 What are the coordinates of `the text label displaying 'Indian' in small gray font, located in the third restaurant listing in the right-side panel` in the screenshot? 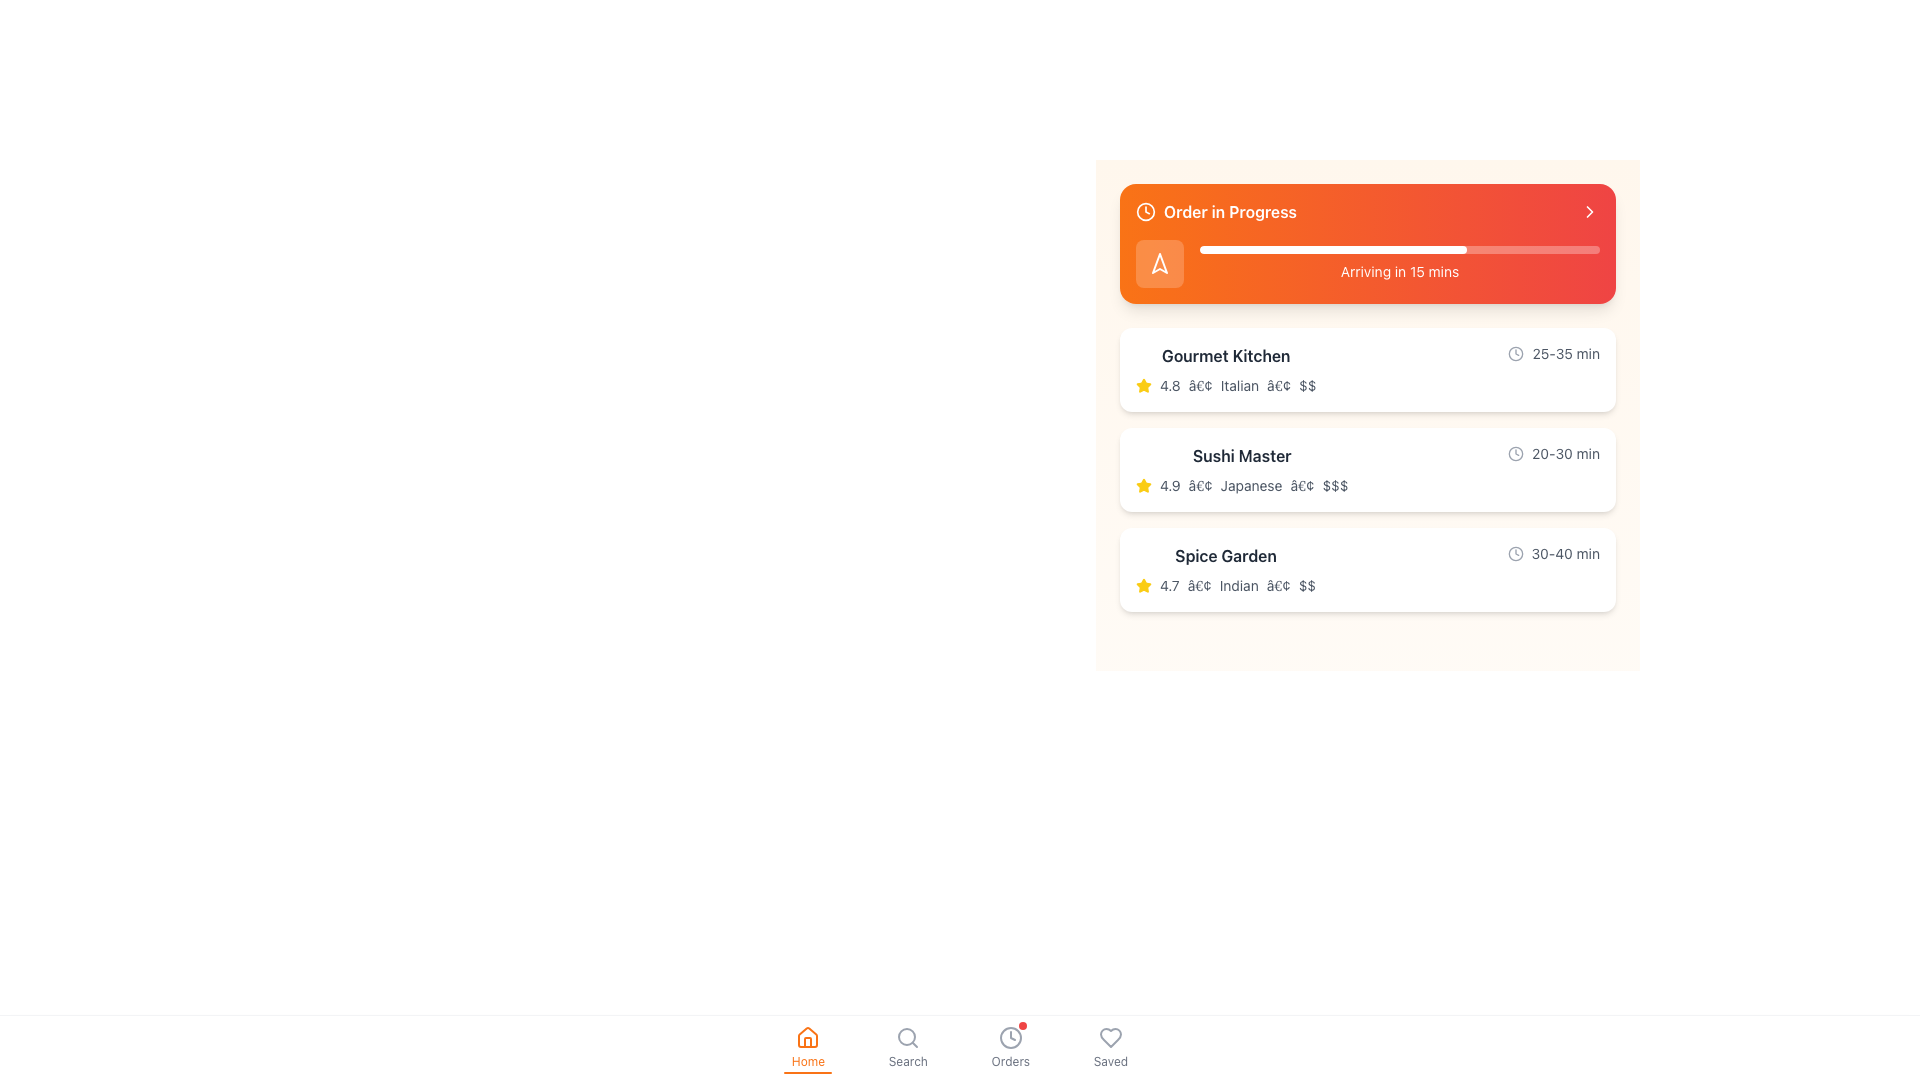 It's located at (1238, 585).